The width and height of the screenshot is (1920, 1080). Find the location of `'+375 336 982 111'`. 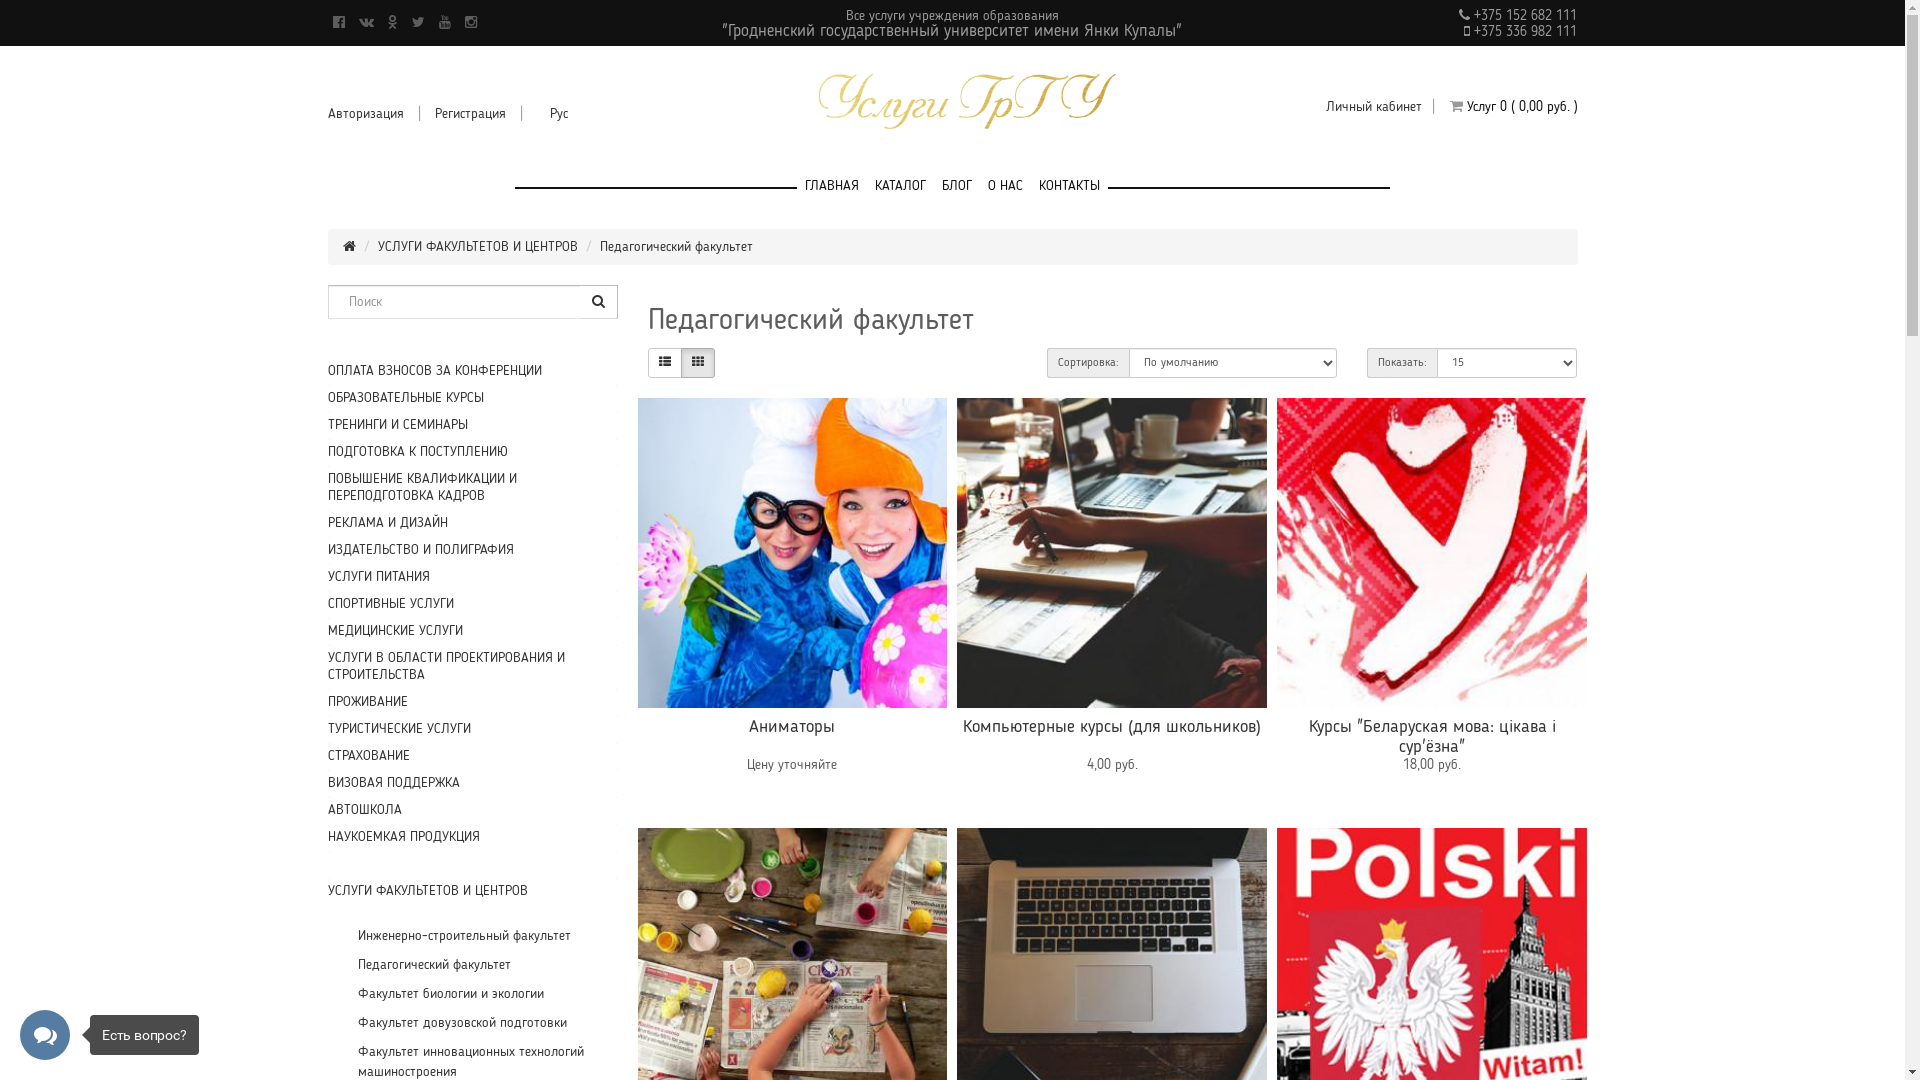

'+375 336 982 111' is located at coordinates (1522, 31).